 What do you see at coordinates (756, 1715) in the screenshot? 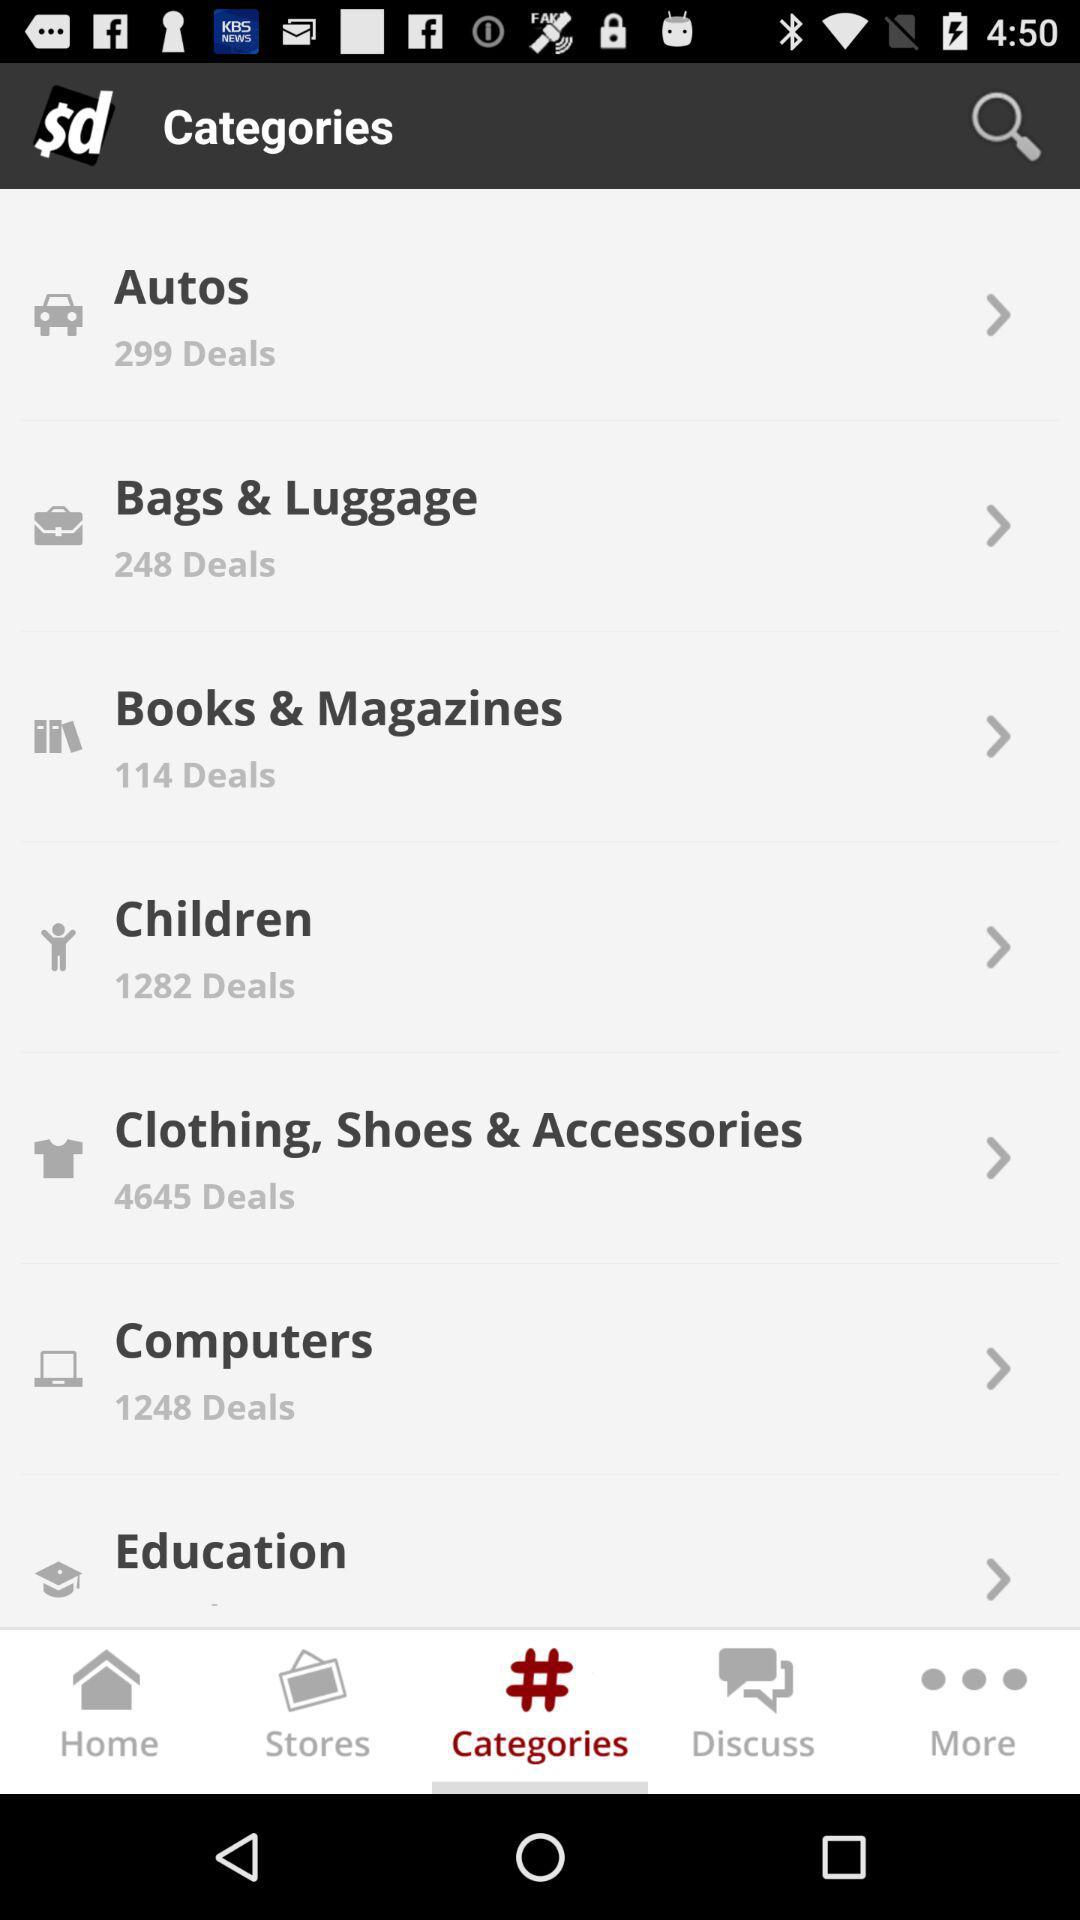
I see `open discussion` at bounding box center [756, 1715].